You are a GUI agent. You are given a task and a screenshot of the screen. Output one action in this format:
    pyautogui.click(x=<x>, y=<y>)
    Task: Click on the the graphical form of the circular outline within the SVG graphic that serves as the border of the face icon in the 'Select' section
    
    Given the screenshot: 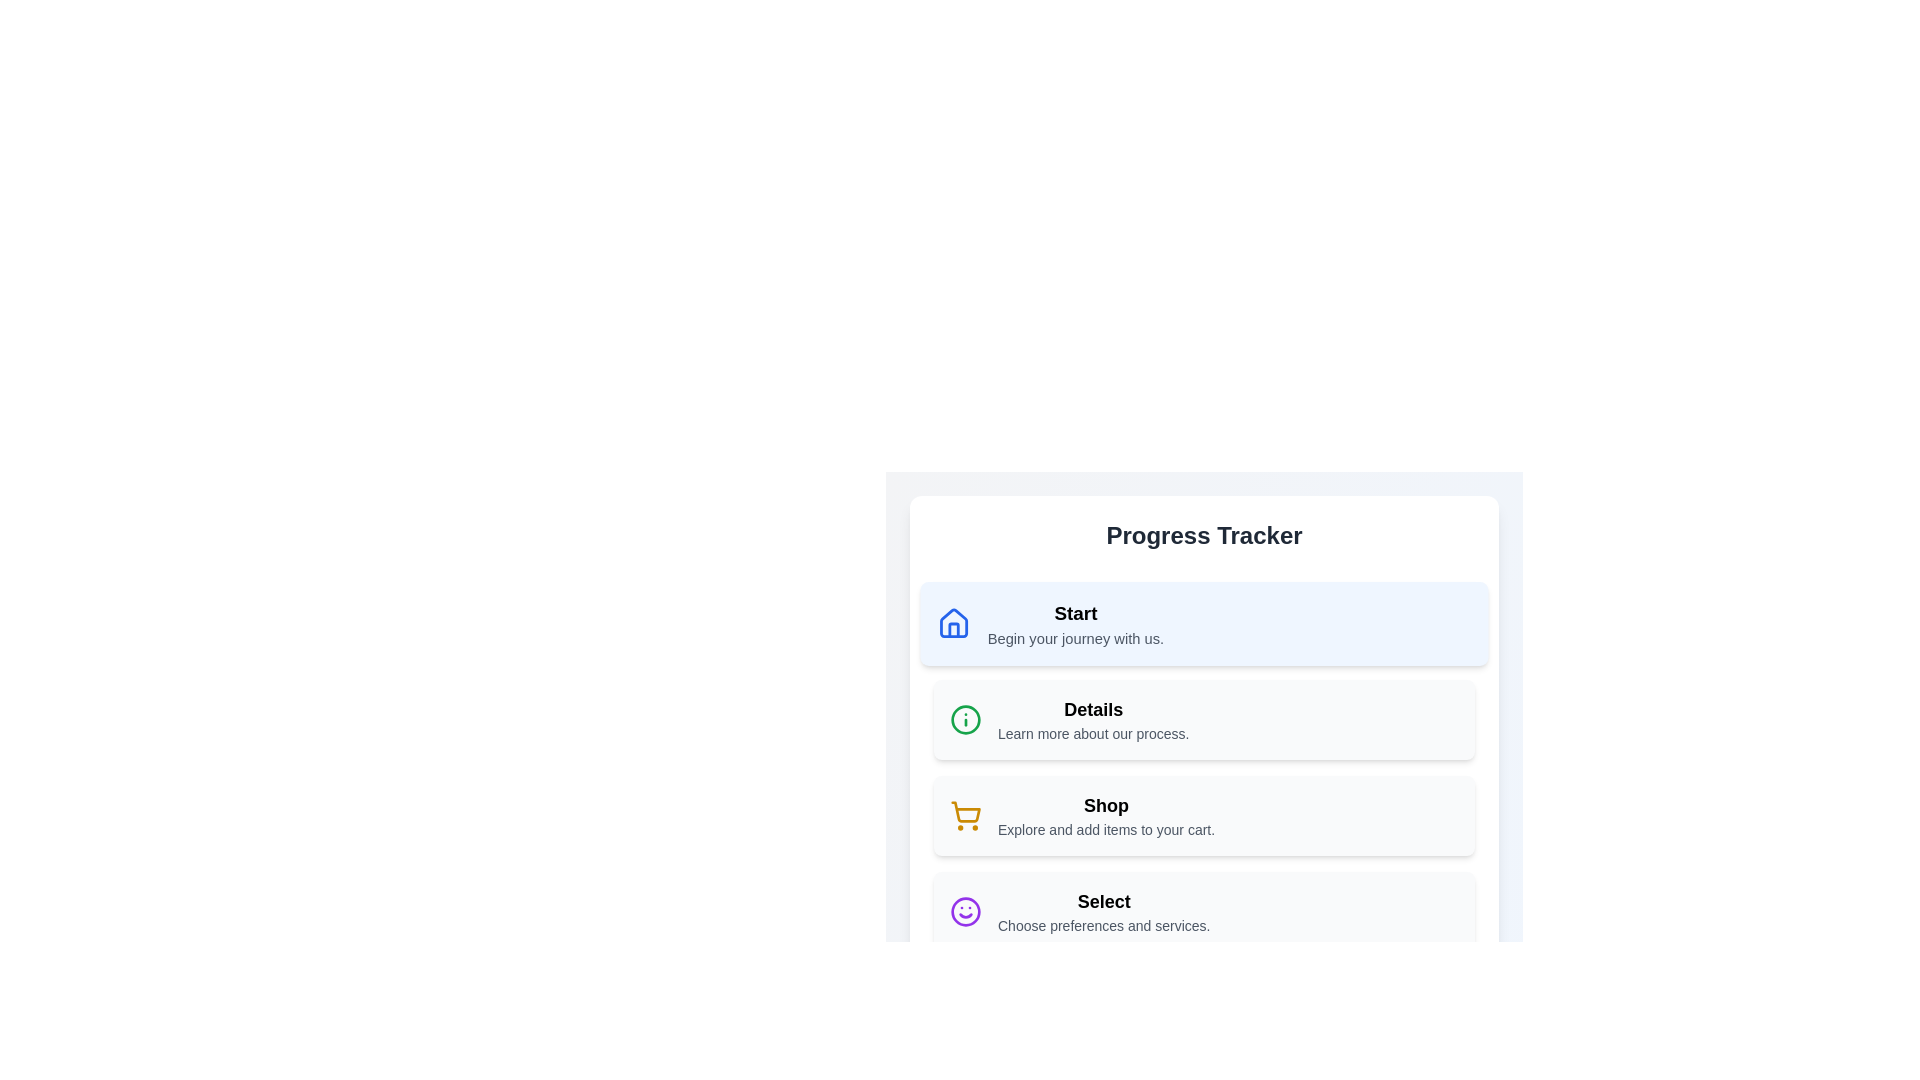 What is the action you would take?
    pyautogui.click(x=965, y=911)
    